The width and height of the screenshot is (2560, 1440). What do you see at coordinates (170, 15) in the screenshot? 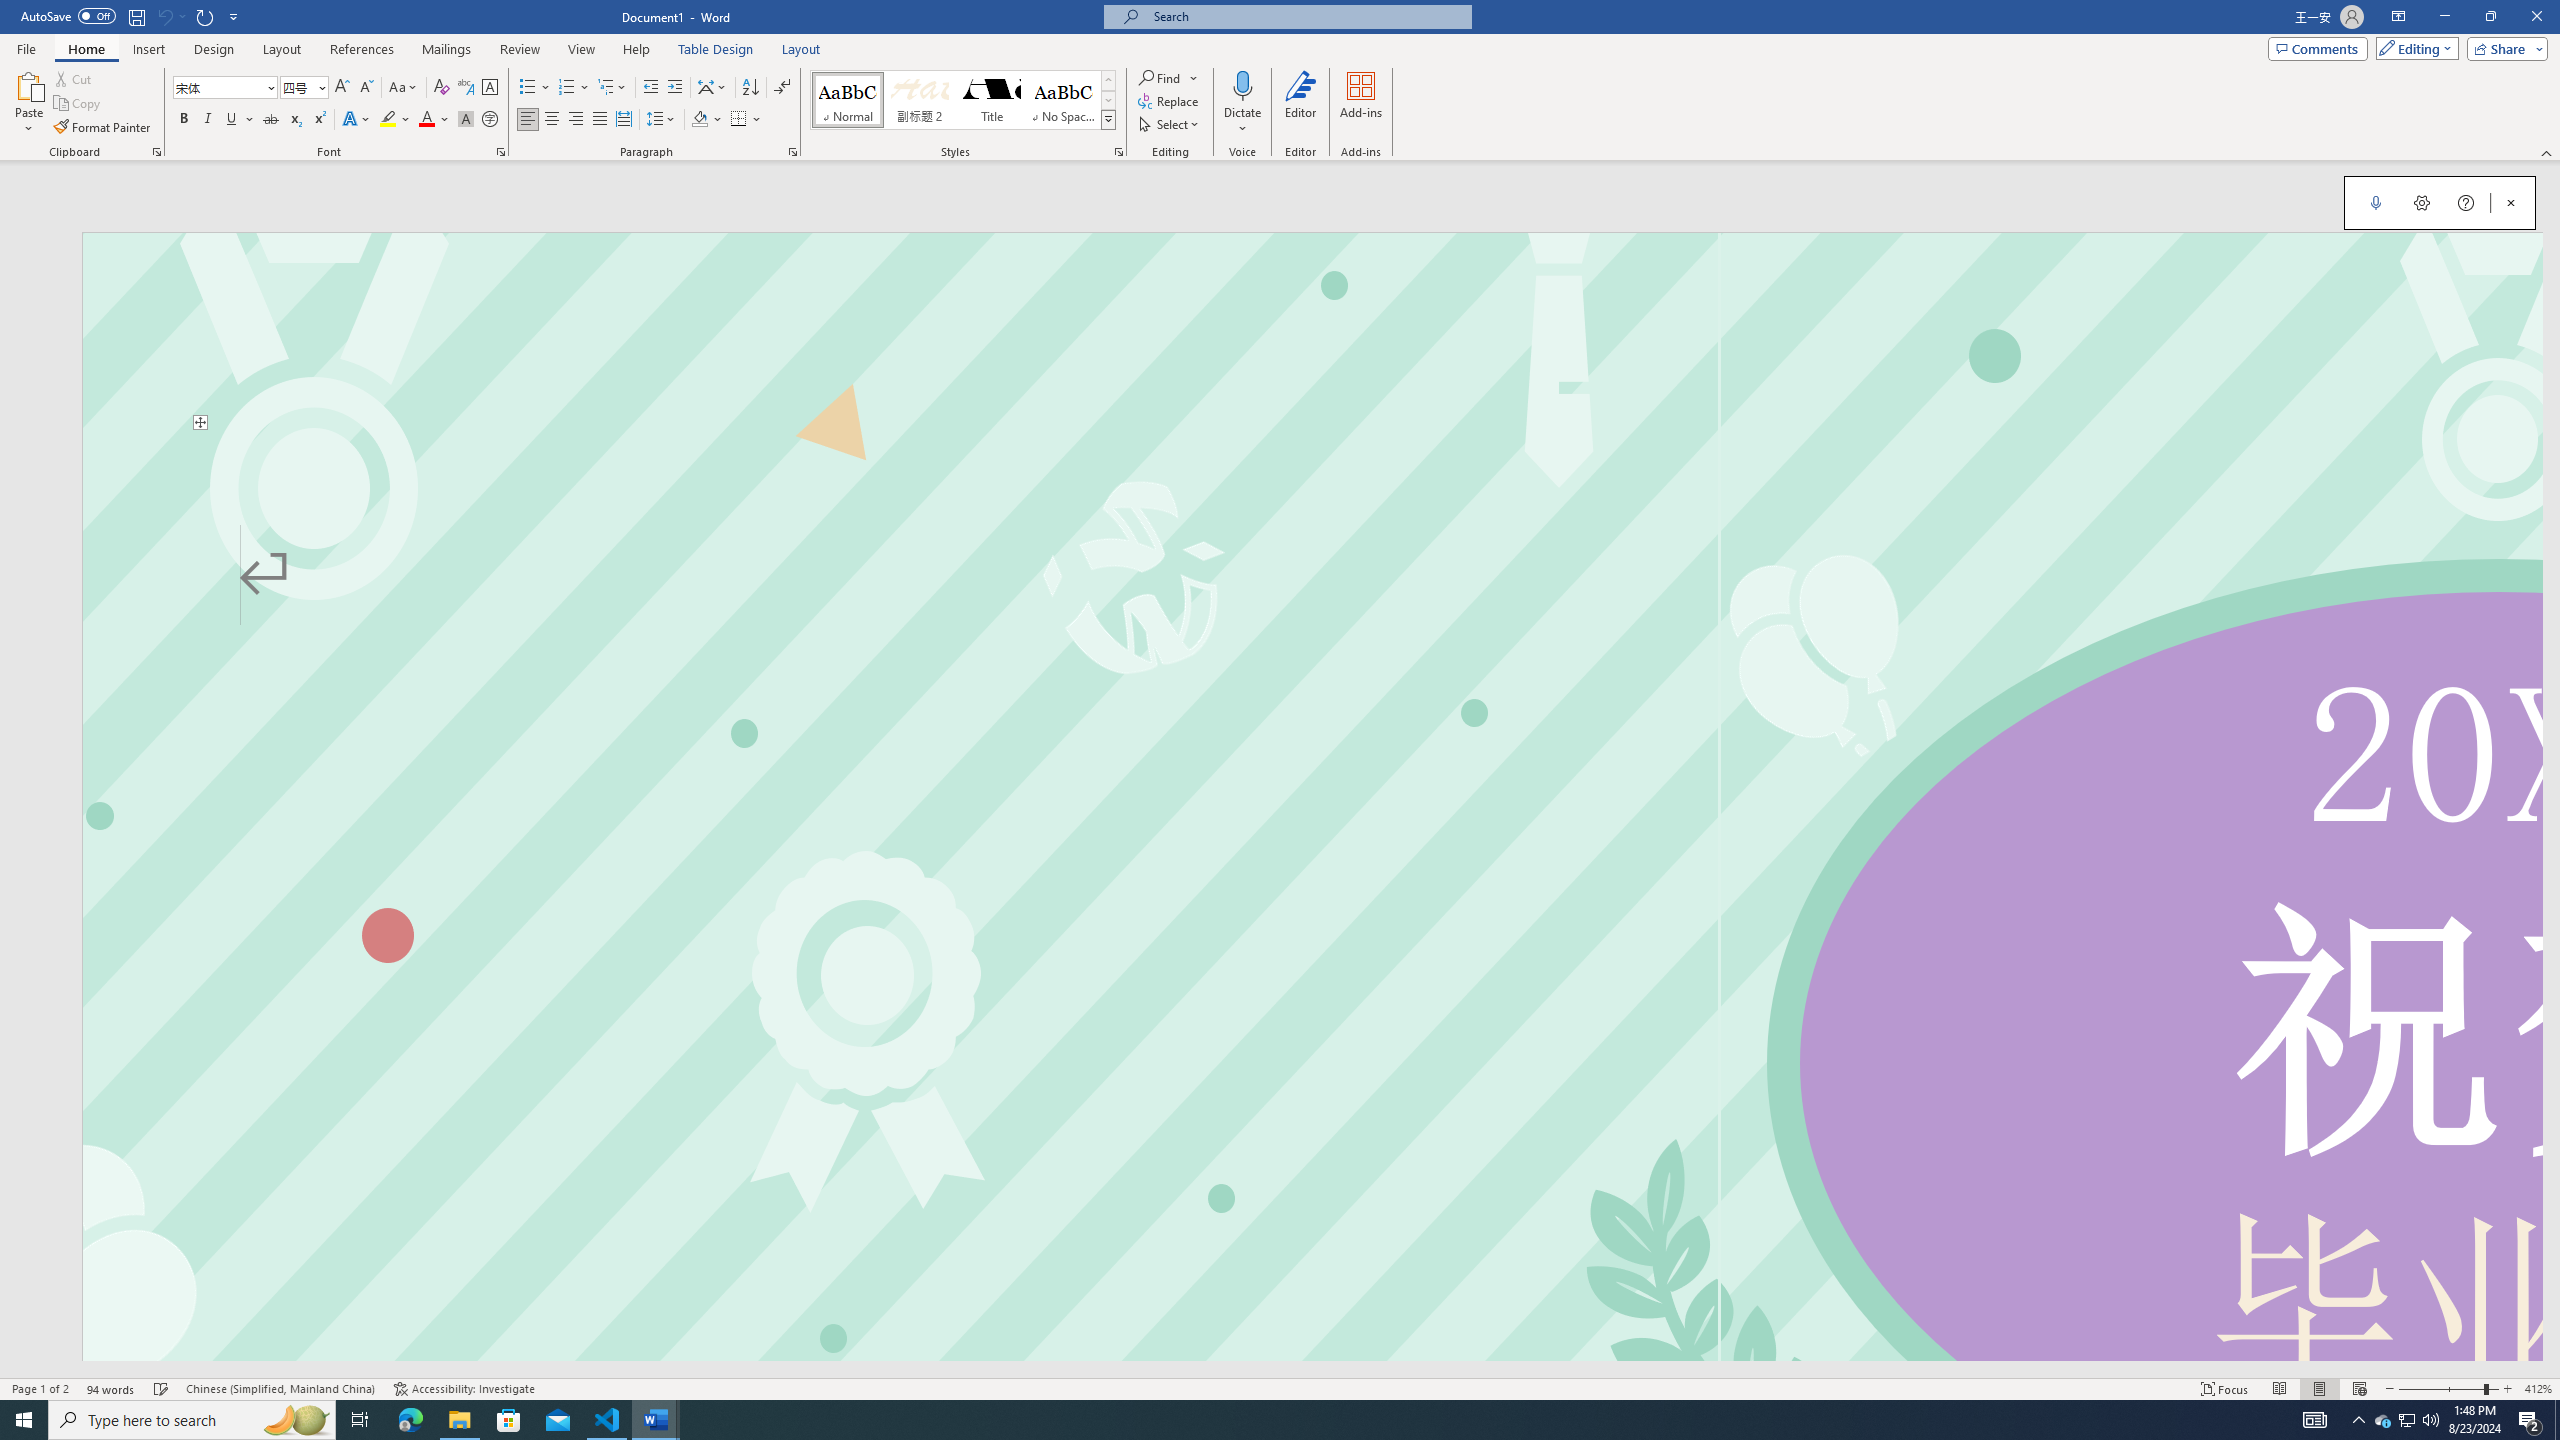
I see `'Can'` at bounding box center [170, 15].